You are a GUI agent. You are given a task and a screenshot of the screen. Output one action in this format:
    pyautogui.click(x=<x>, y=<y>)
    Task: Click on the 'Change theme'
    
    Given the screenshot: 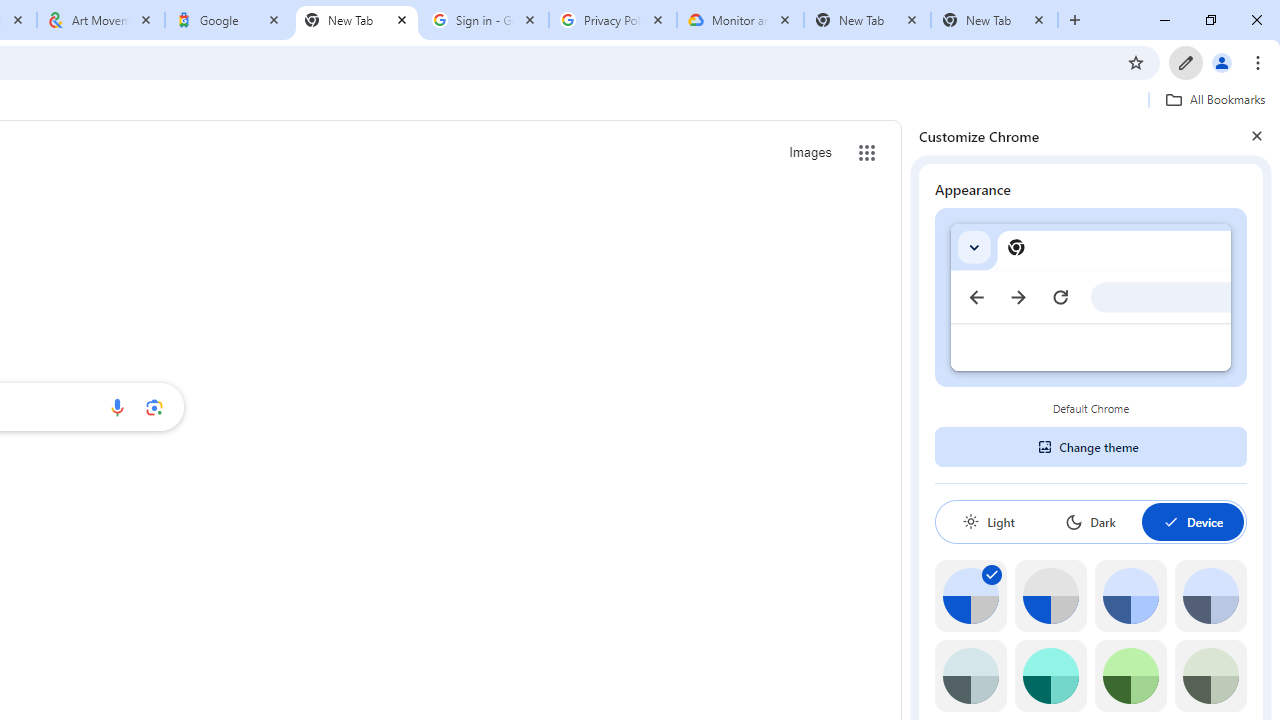 What is the action you would take?
    pyautogui.click(x=1089, y=446)
    